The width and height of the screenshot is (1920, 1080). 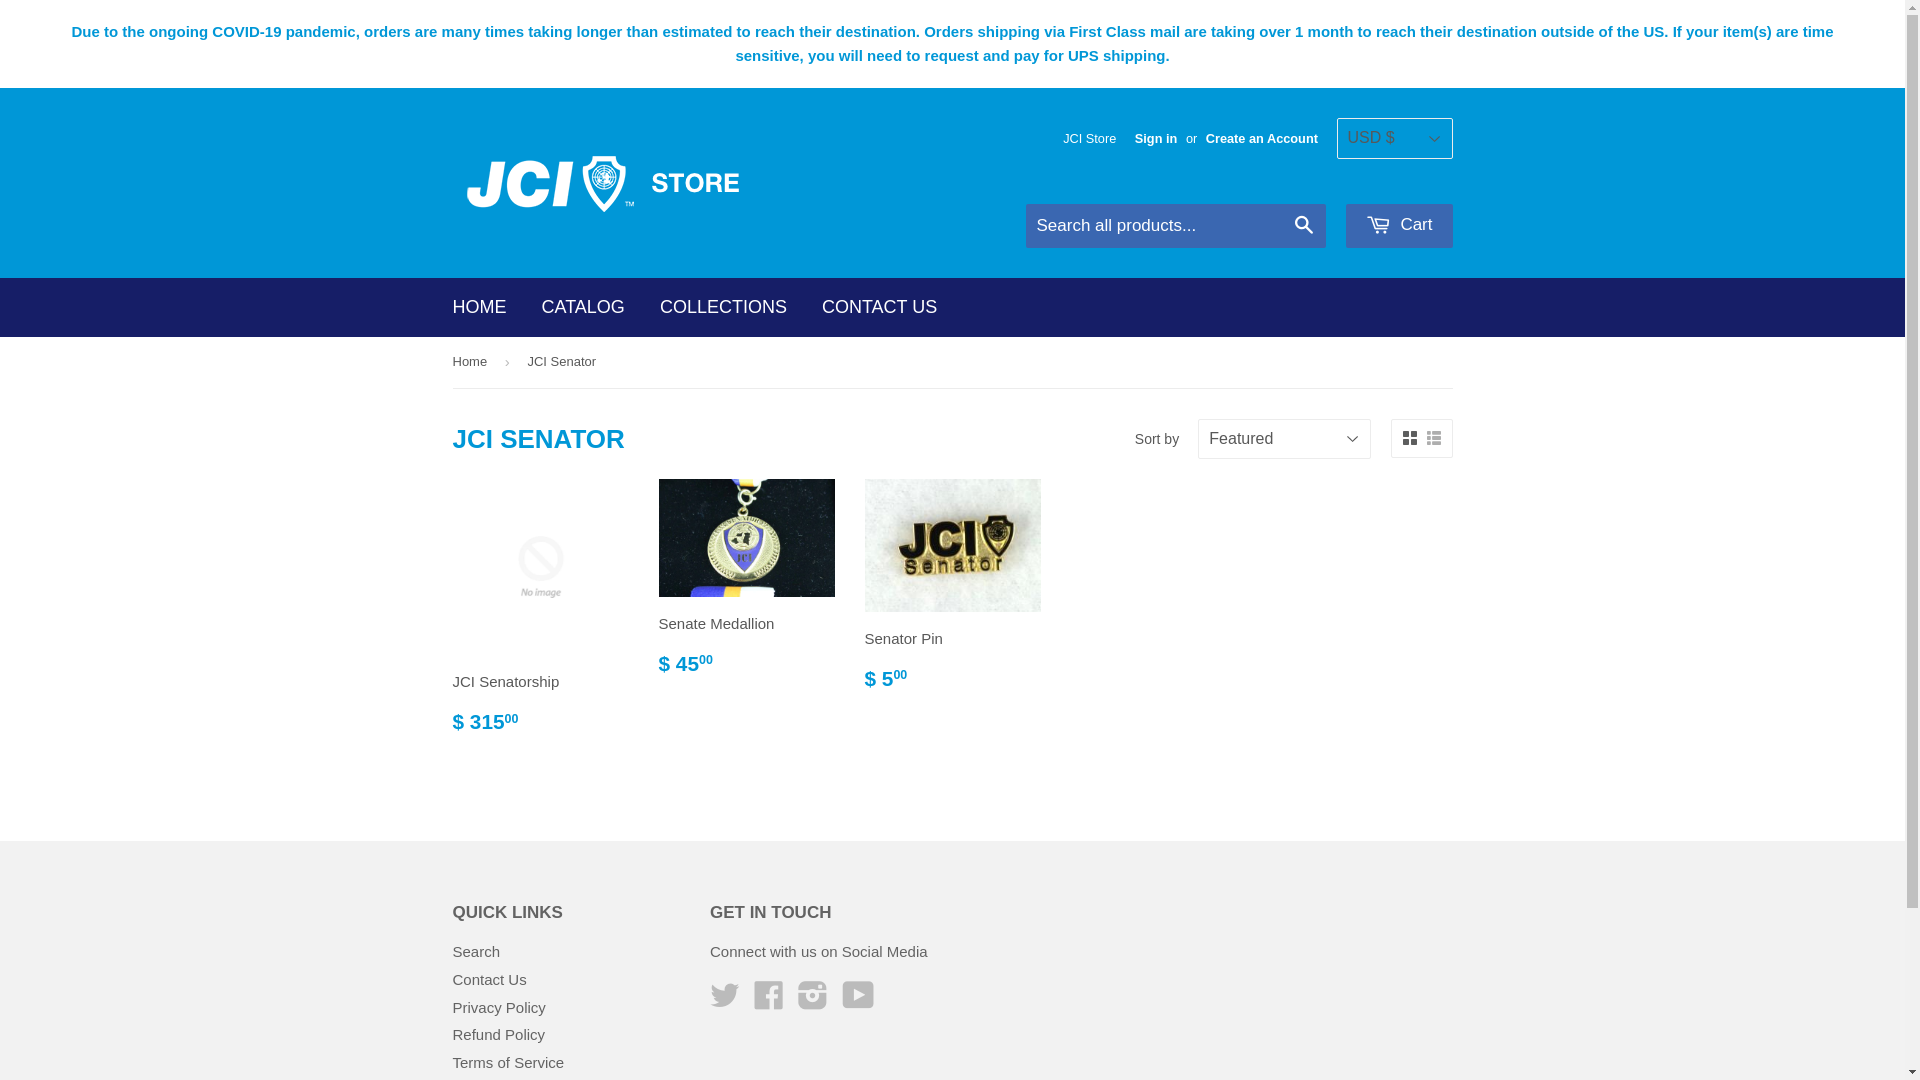 What do you see at coordinates (722, 307) in the screenshot?
I see `'COLLECTIONS'` at bounding box center [722, 307].